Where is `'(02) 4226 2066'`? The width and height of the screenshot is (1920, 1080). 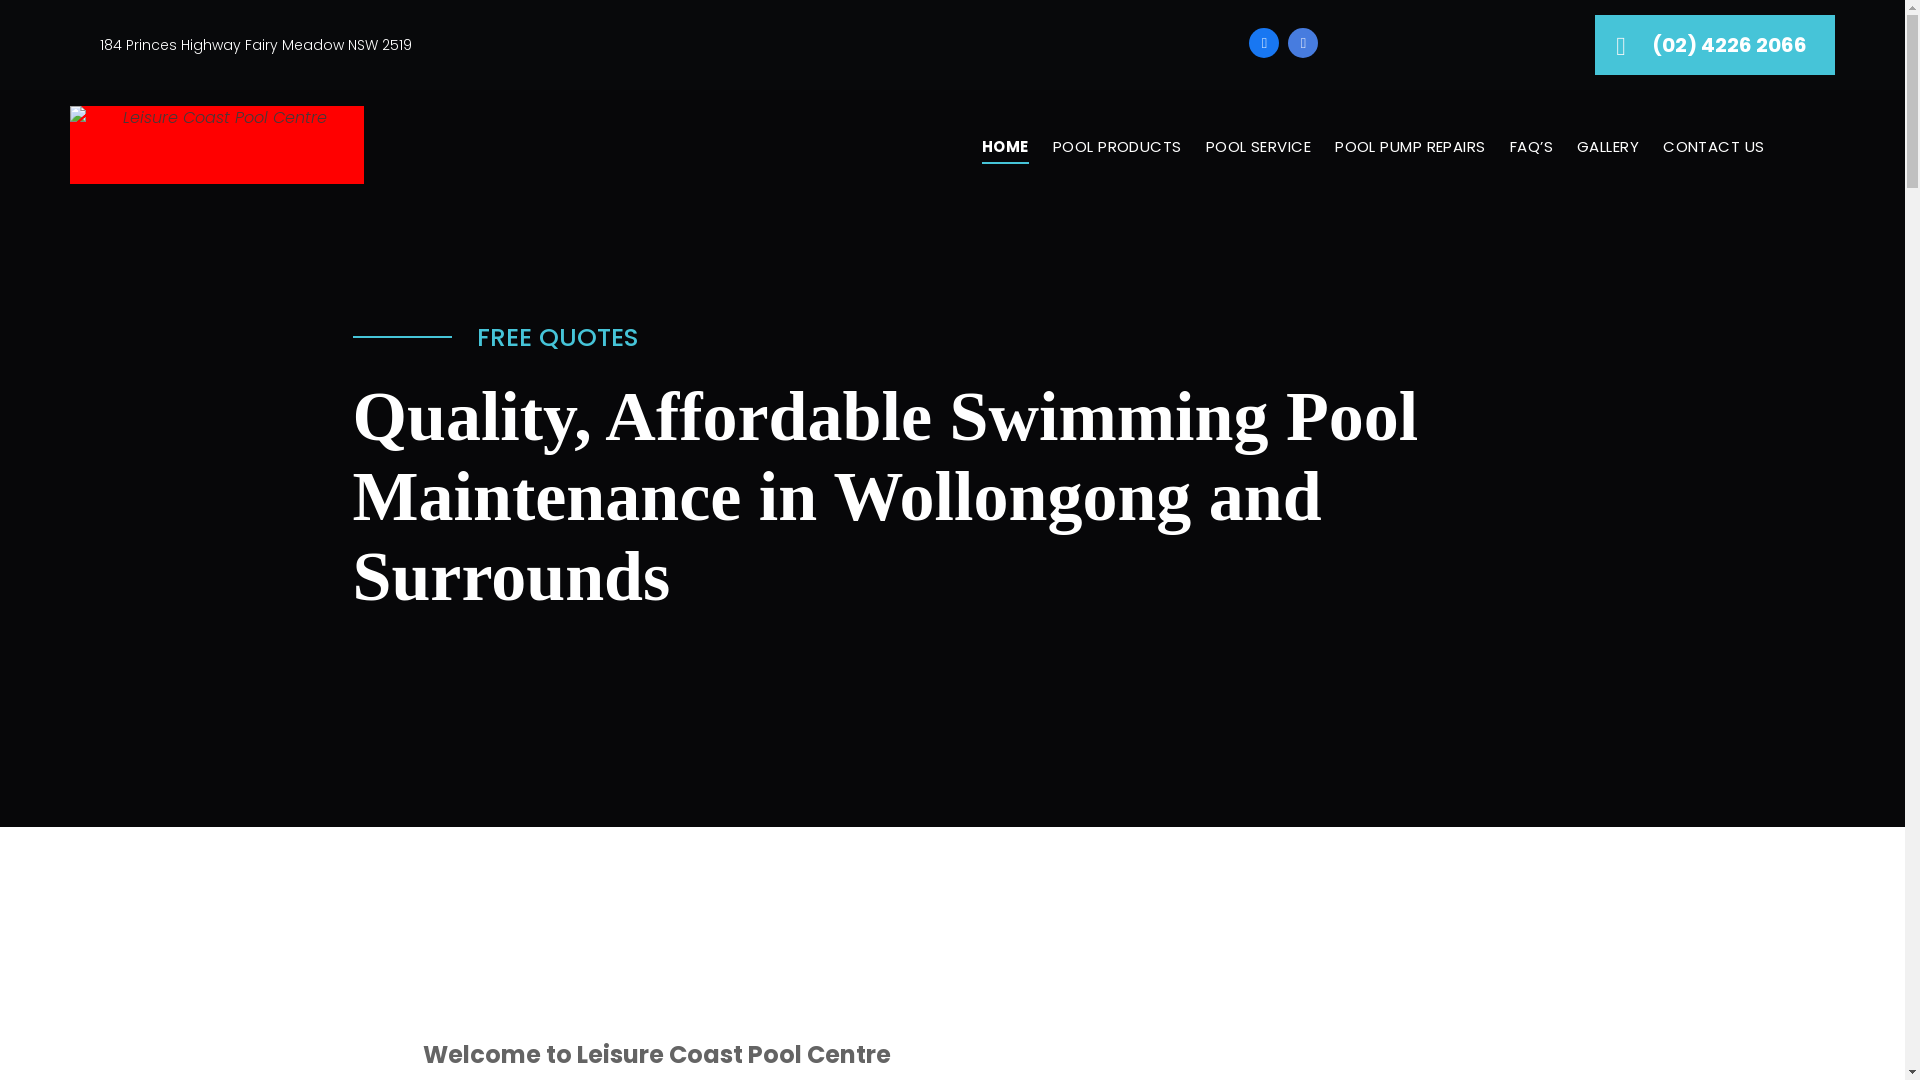
'(02) 4226 2066' is located at coordinates (1713, 45).